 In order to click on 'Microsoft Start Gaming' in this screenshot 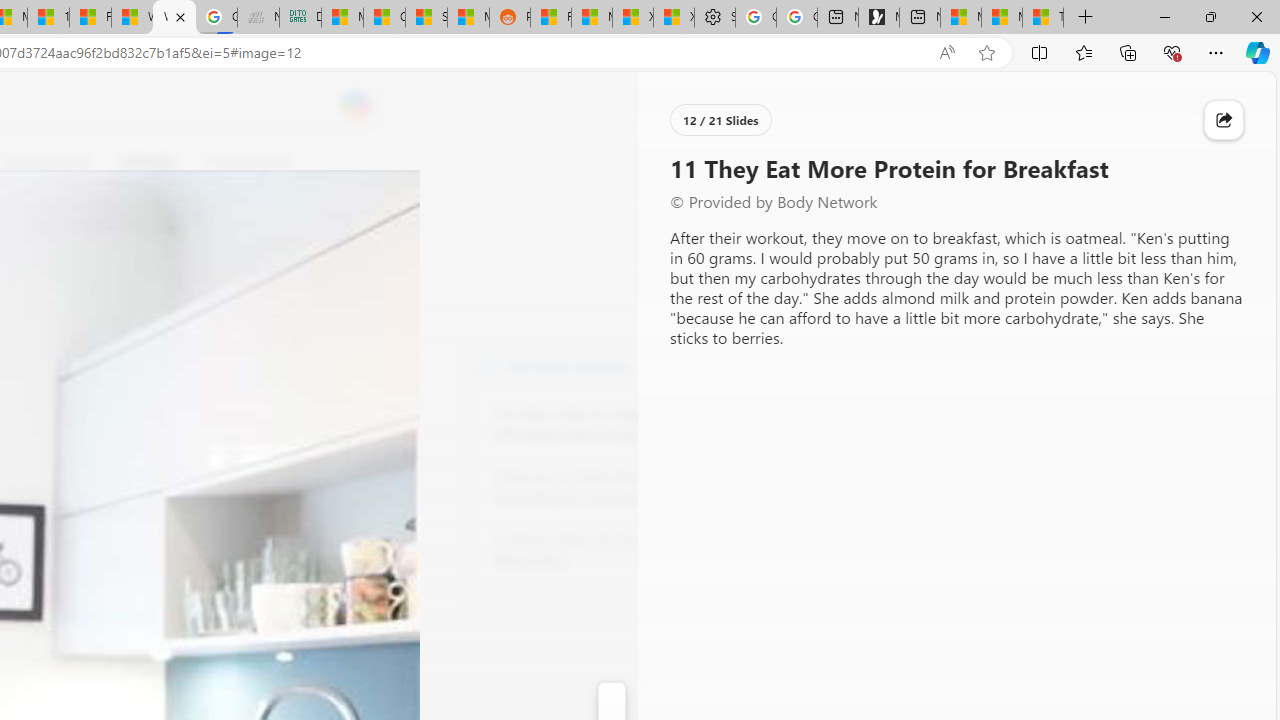, I will do `click(878, 17)`.